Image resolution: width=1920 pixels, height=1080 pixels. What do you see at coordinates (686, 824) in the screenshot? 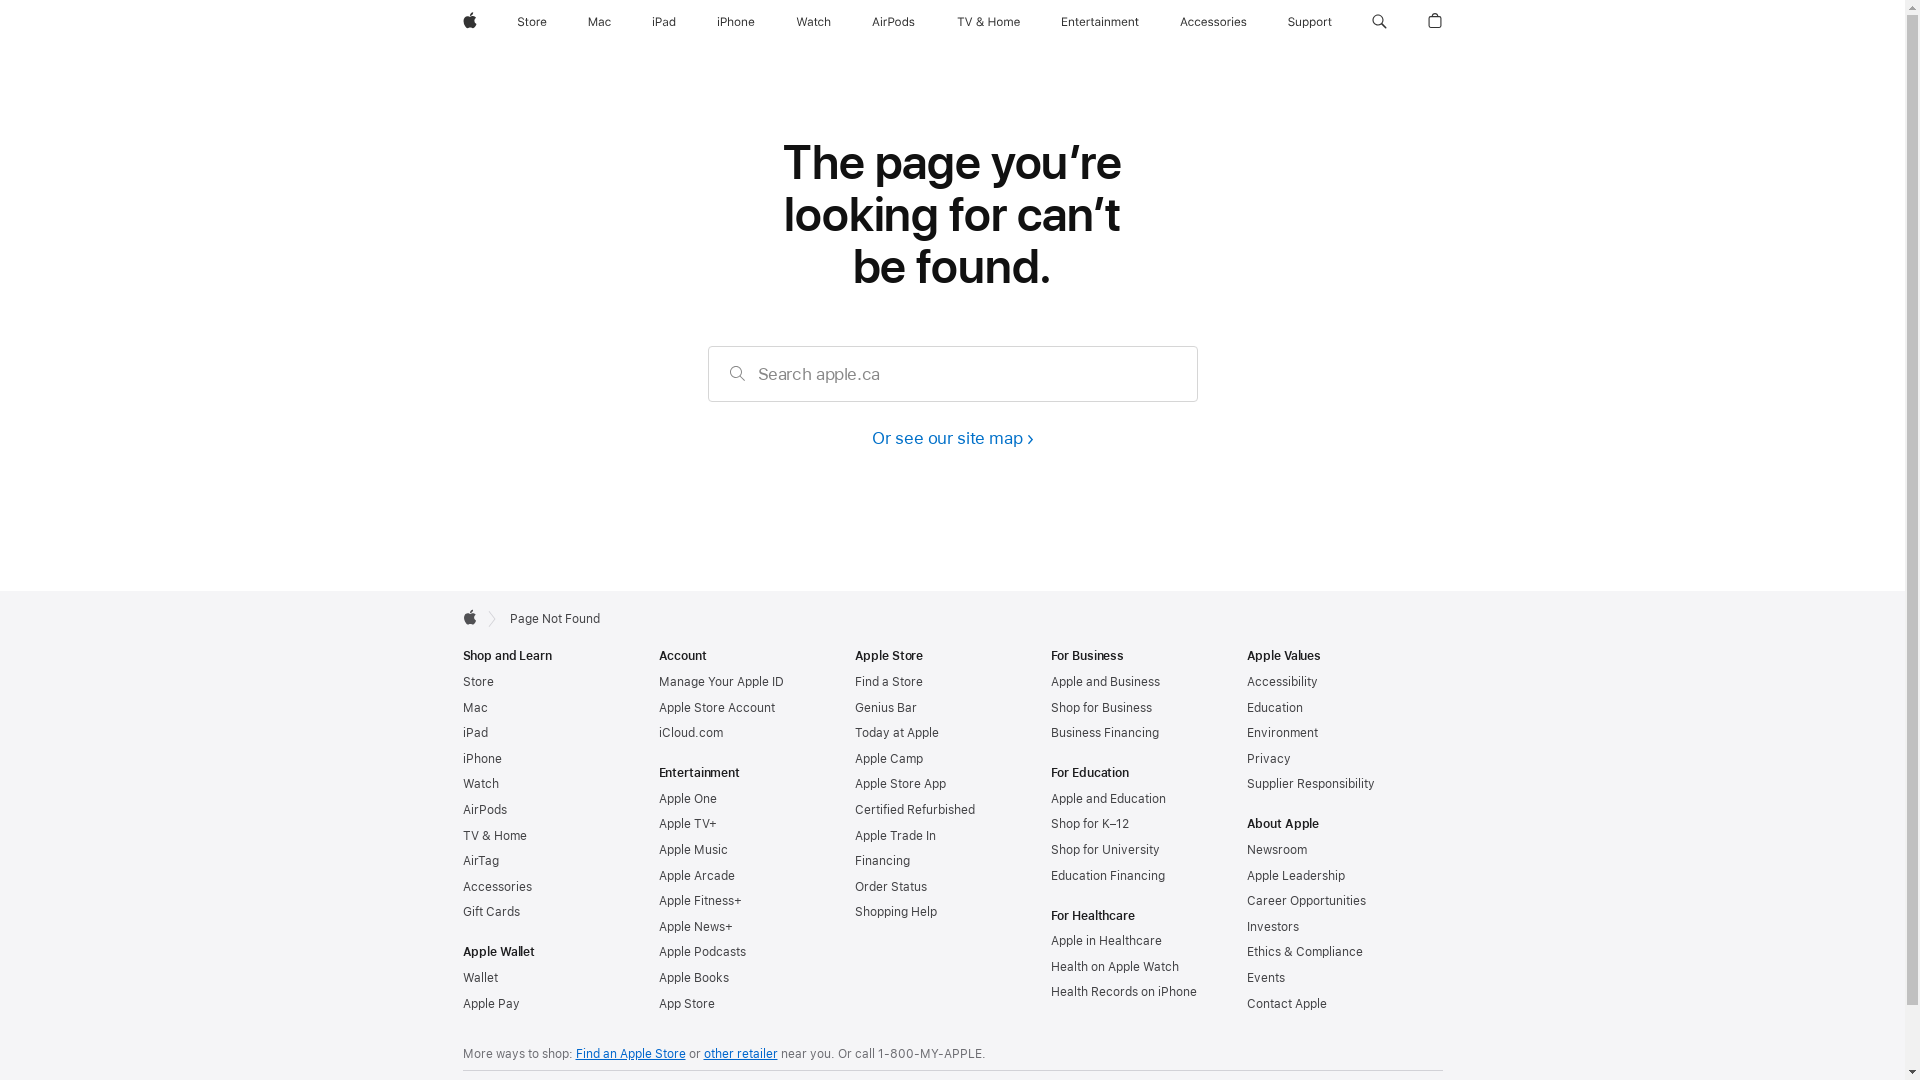
I see `'Apple TV+'` at bounding box center [686, 824].